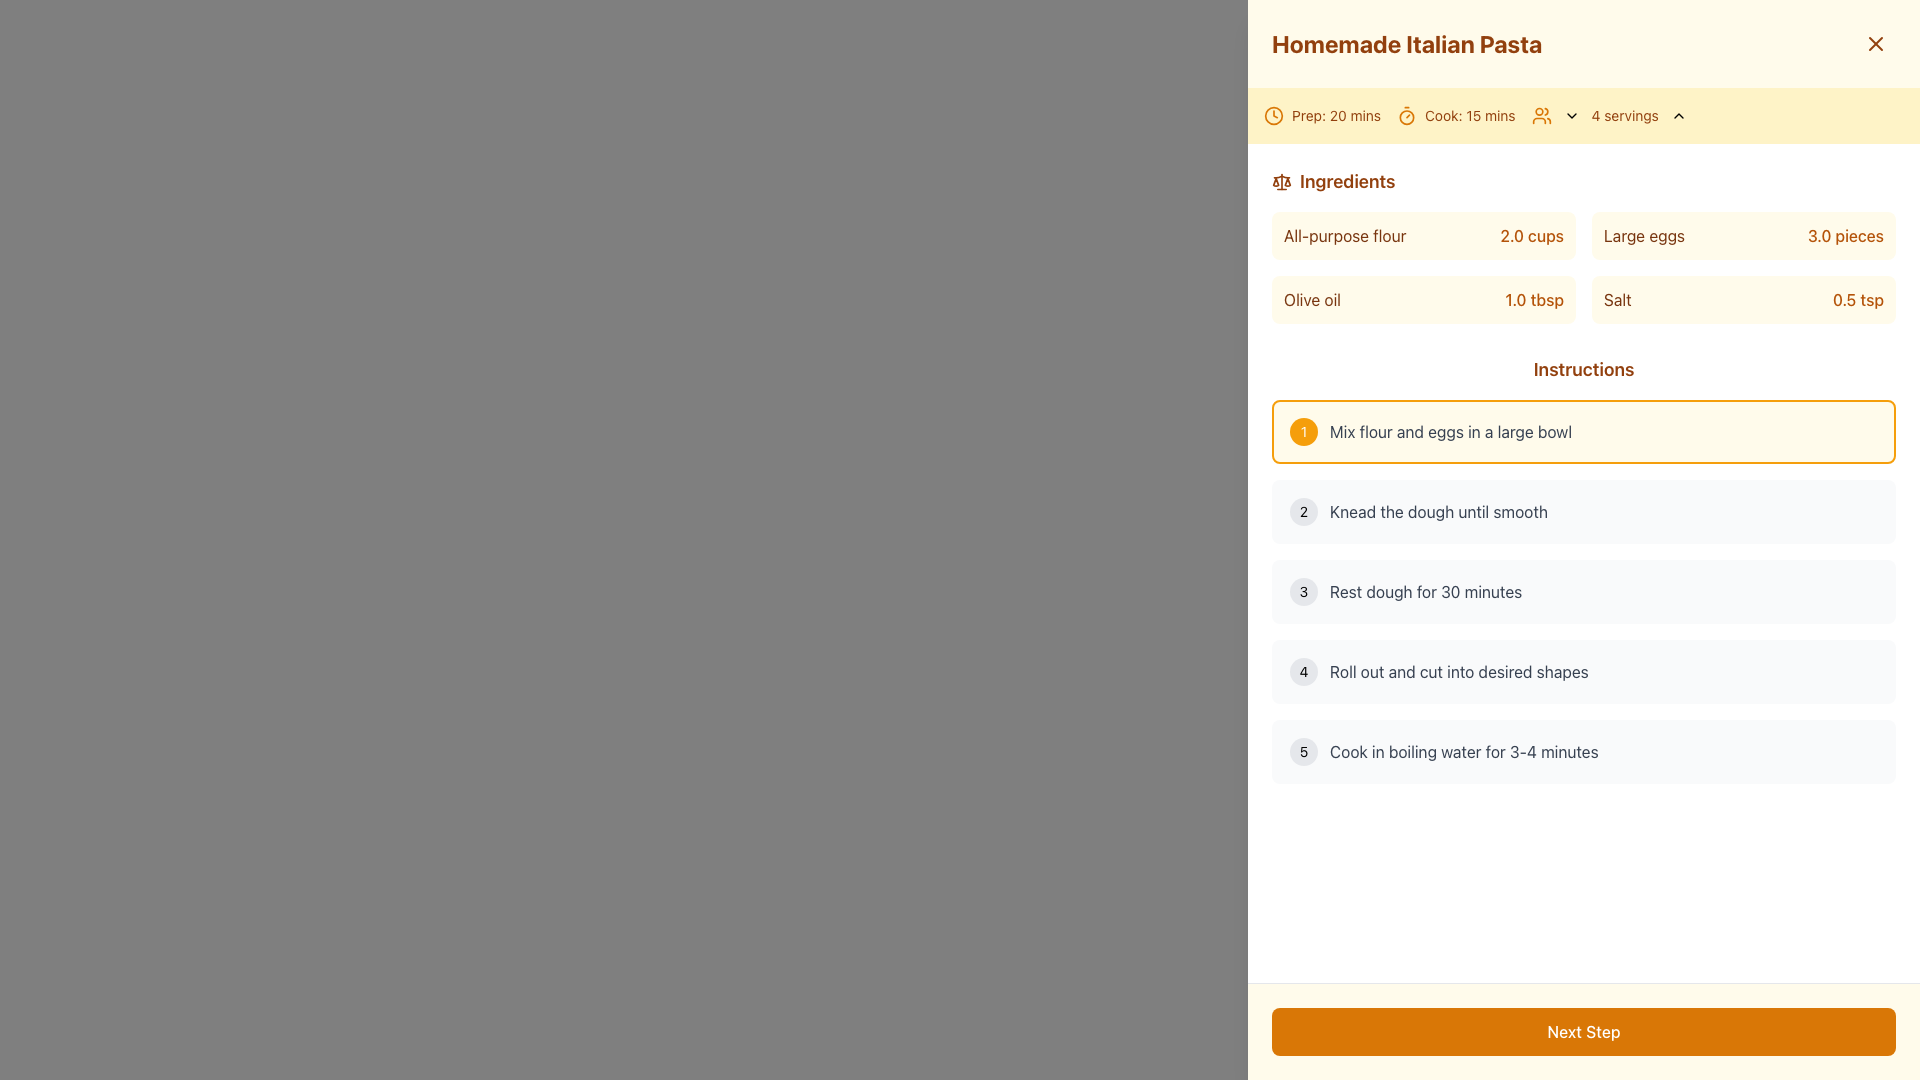 This screenshot has height=1080, width=1920. Describe the element at coordinates (1304, 671) in the screenshot. I see `the Numbered step indicator with the number '4' in bold black text, which is part of the vertical list under the 'Instructions' heading` at that location.